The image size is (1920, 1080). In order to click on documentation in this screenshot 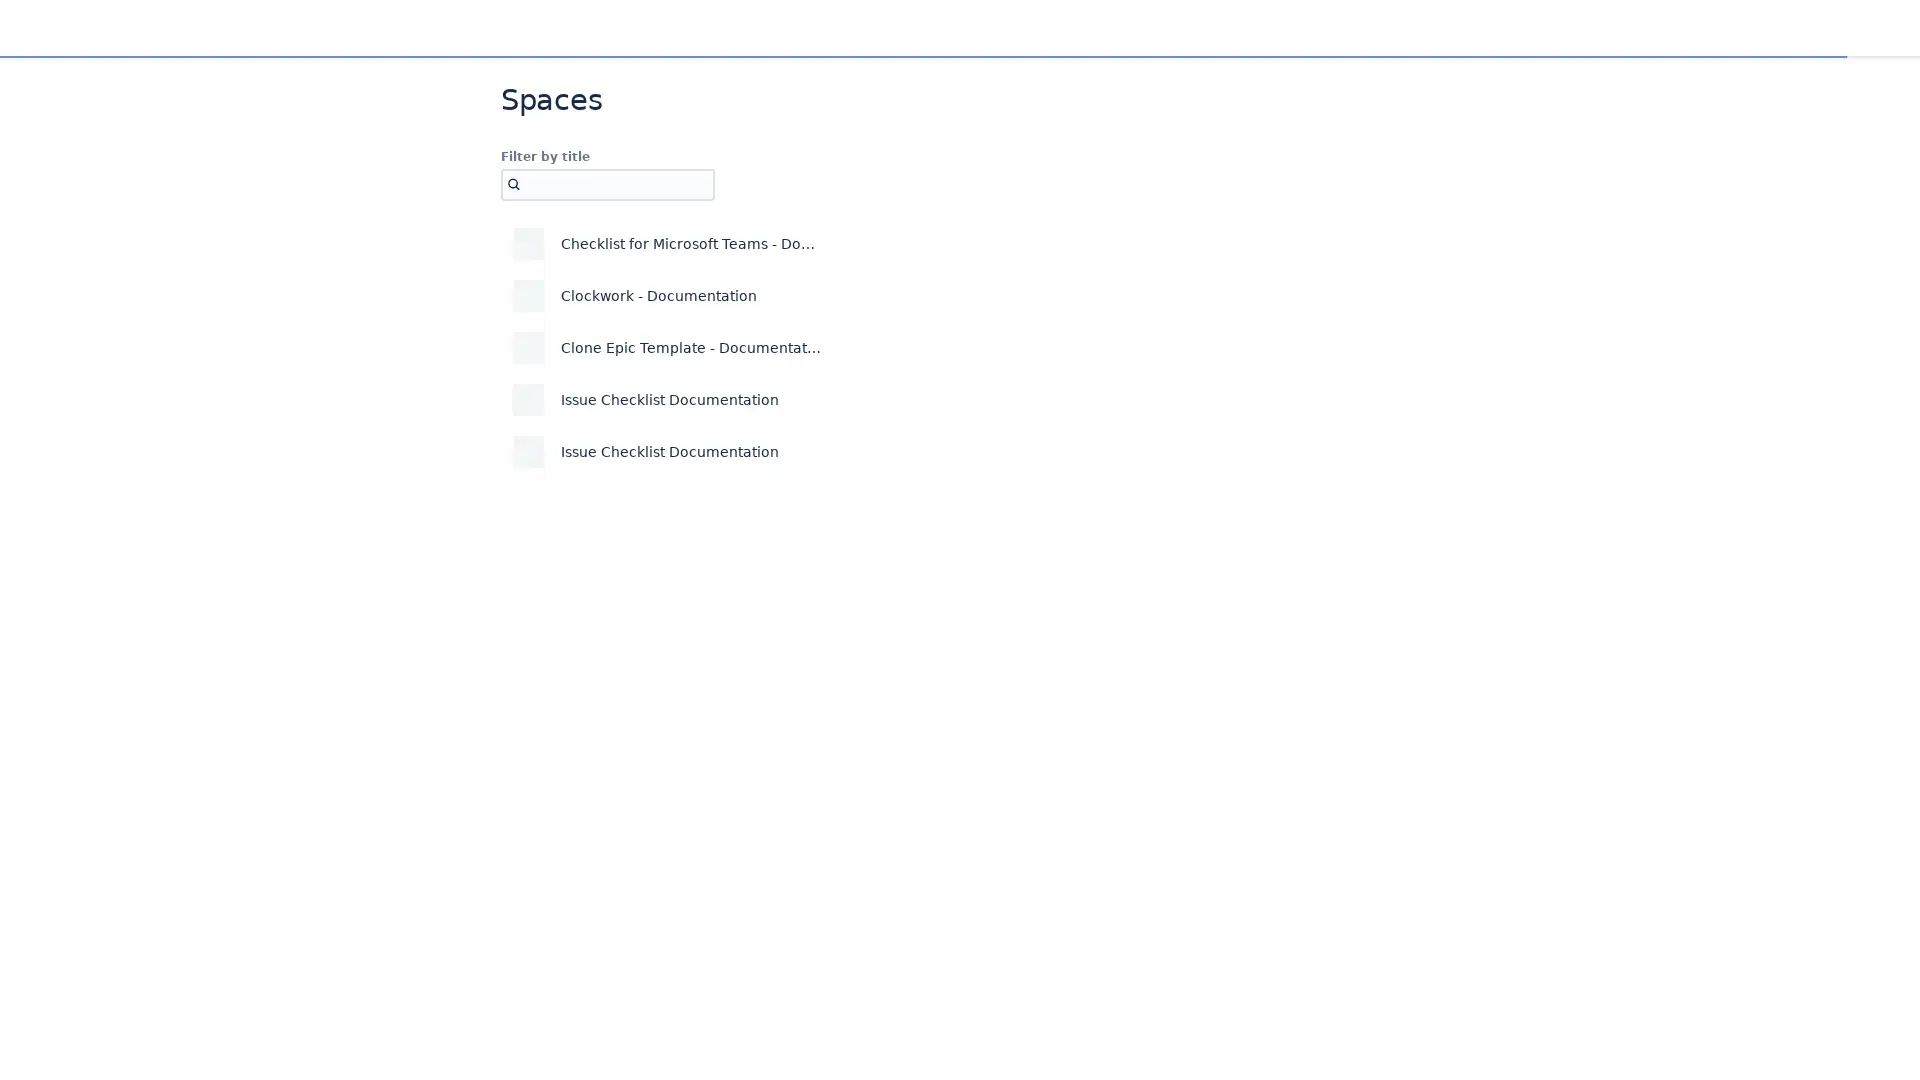, I will do `click(906, 296)`.